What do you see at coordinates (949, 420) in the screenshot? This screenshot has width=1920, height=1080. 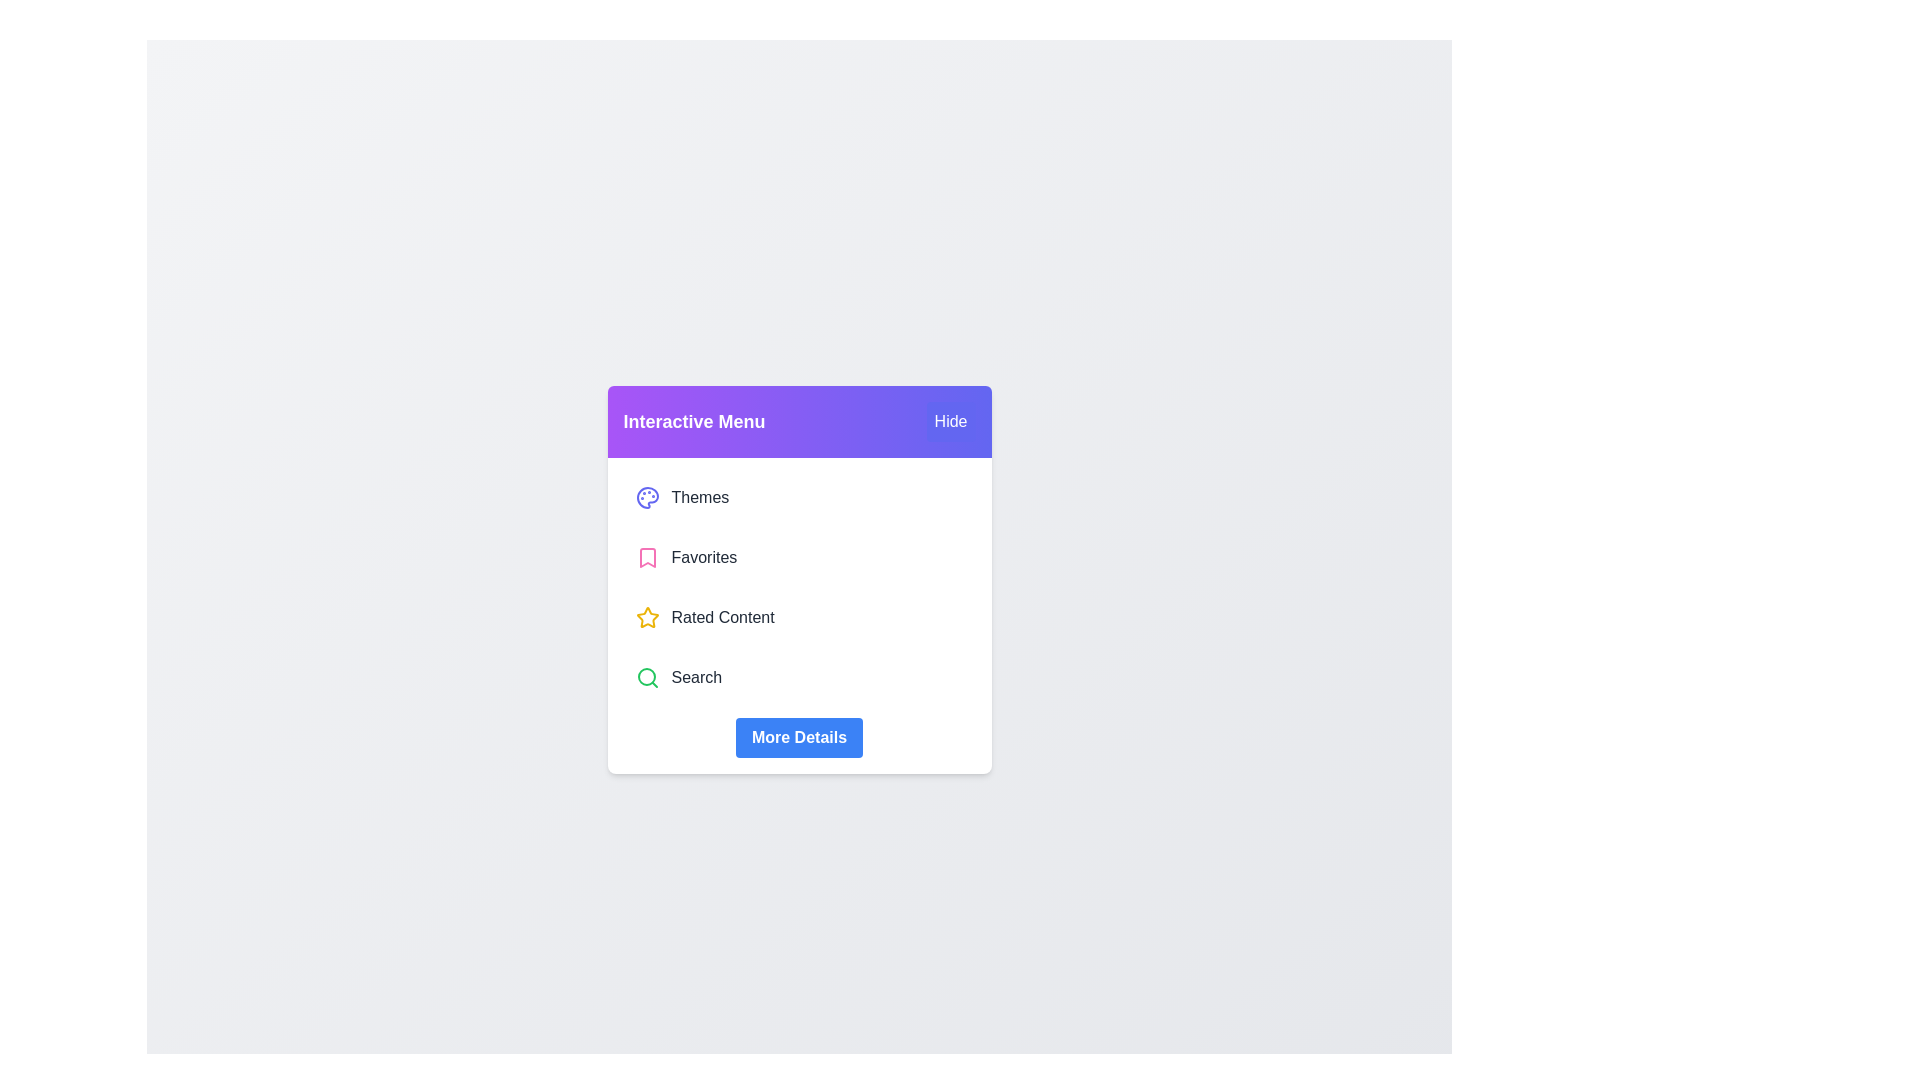 I see `the 'Hide' button to toggle the menu visibility` at bounding box center [949, 420].